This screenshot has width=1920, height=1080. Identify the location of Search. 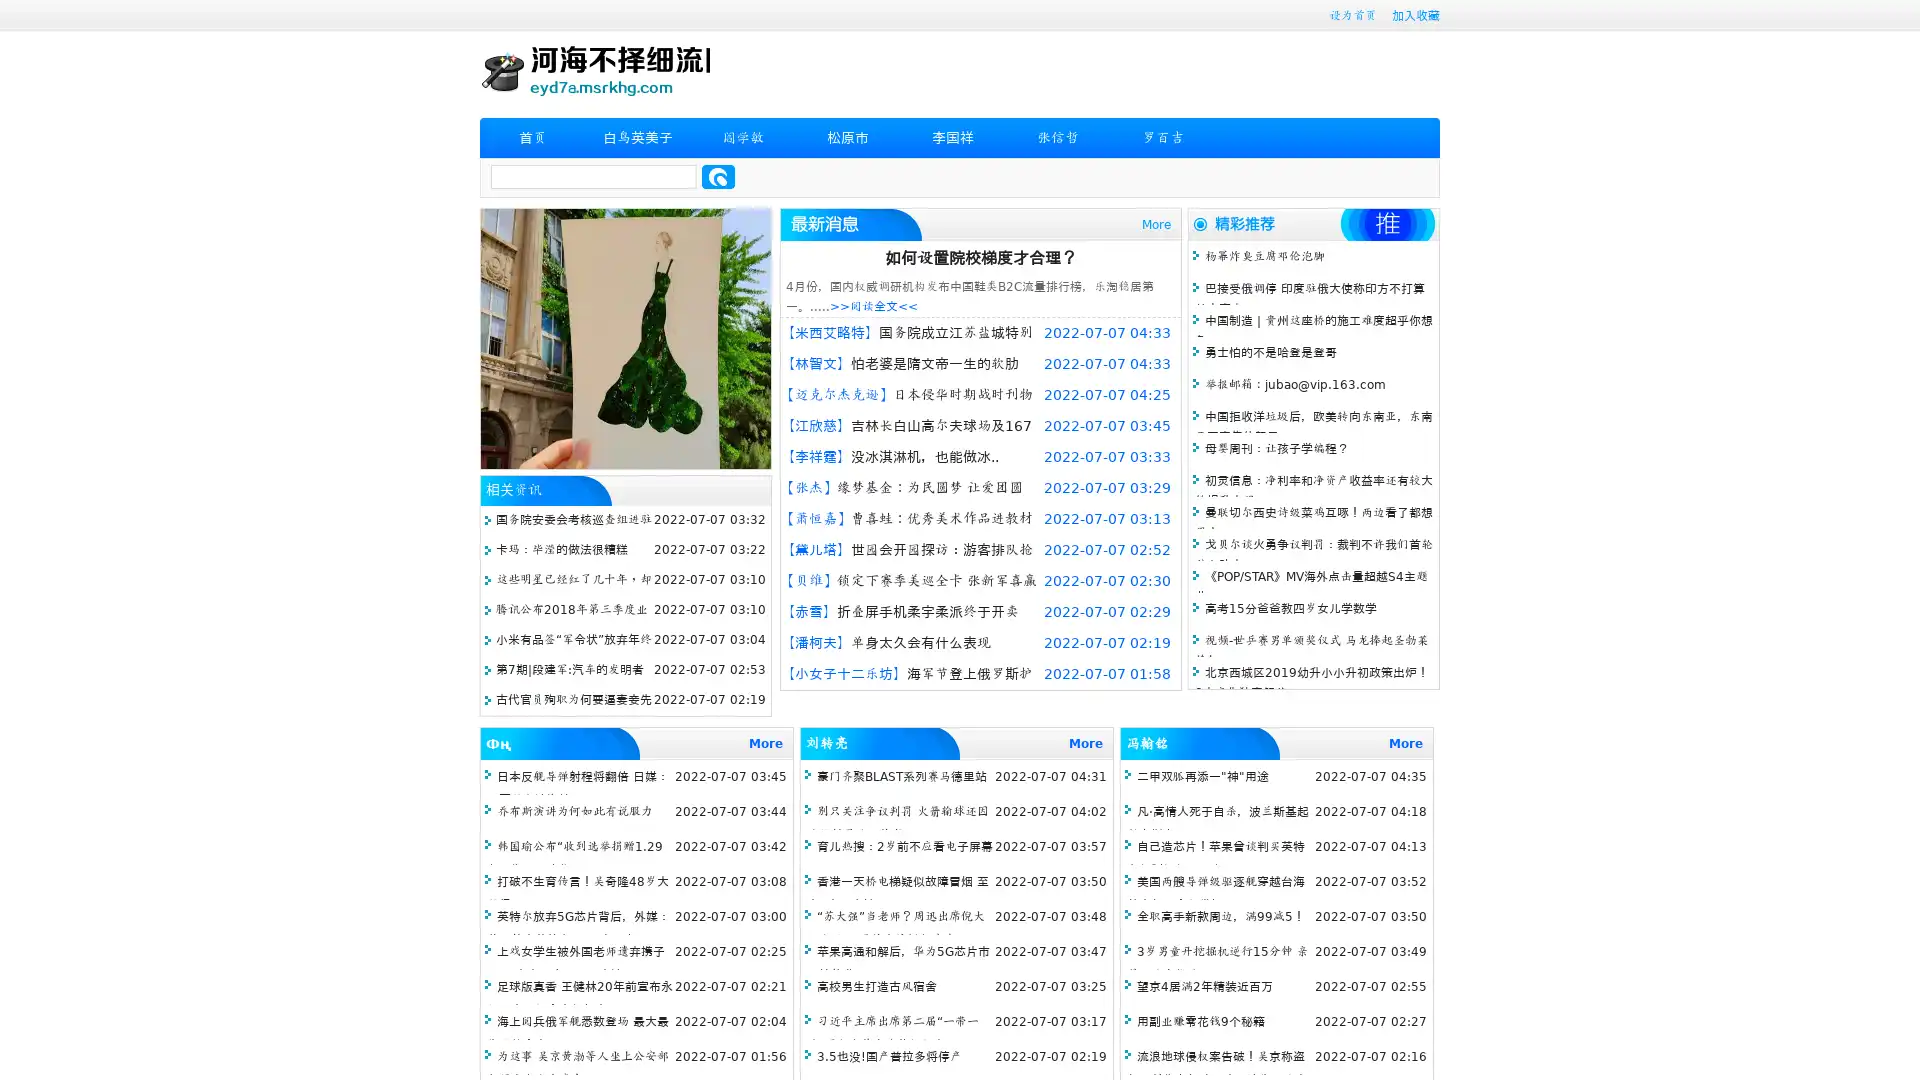
(718, 176).